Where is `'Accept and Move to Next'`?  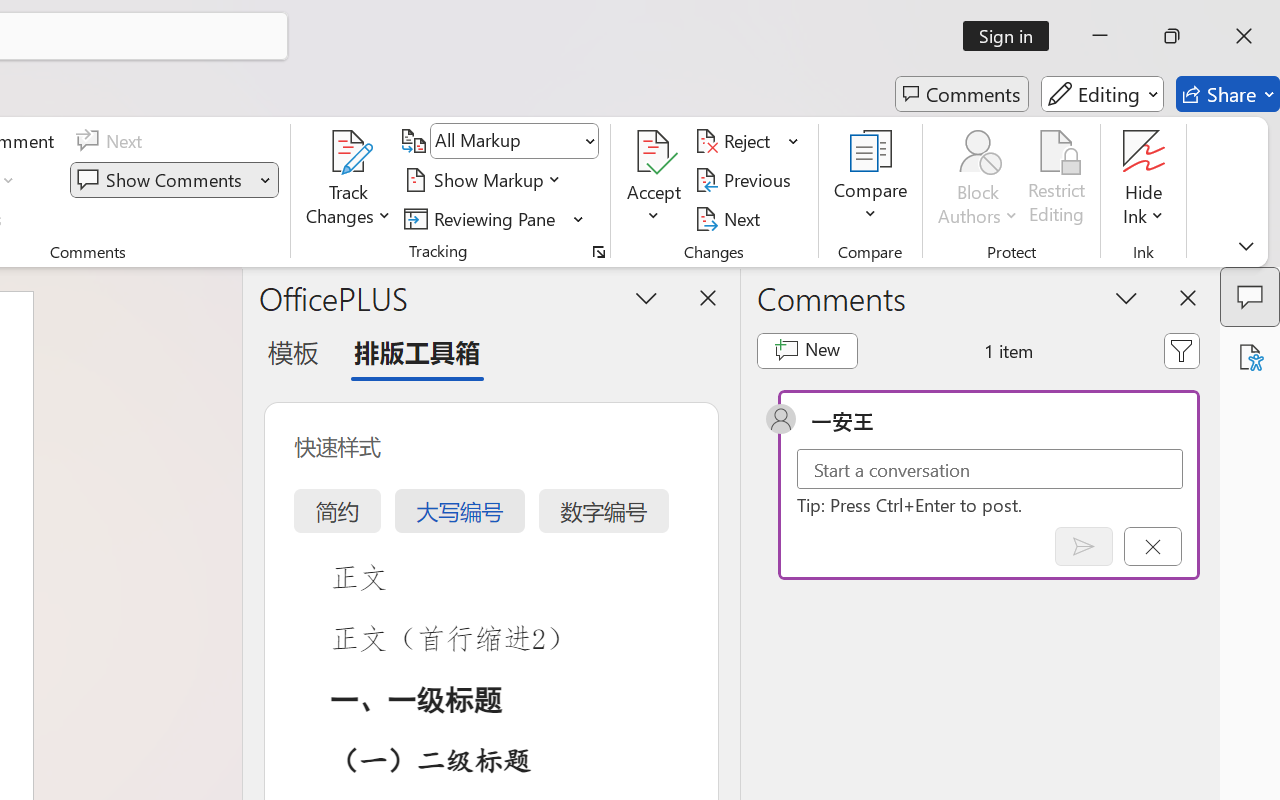
'Accept and Move to Next' is located at coordinates (654, 151).